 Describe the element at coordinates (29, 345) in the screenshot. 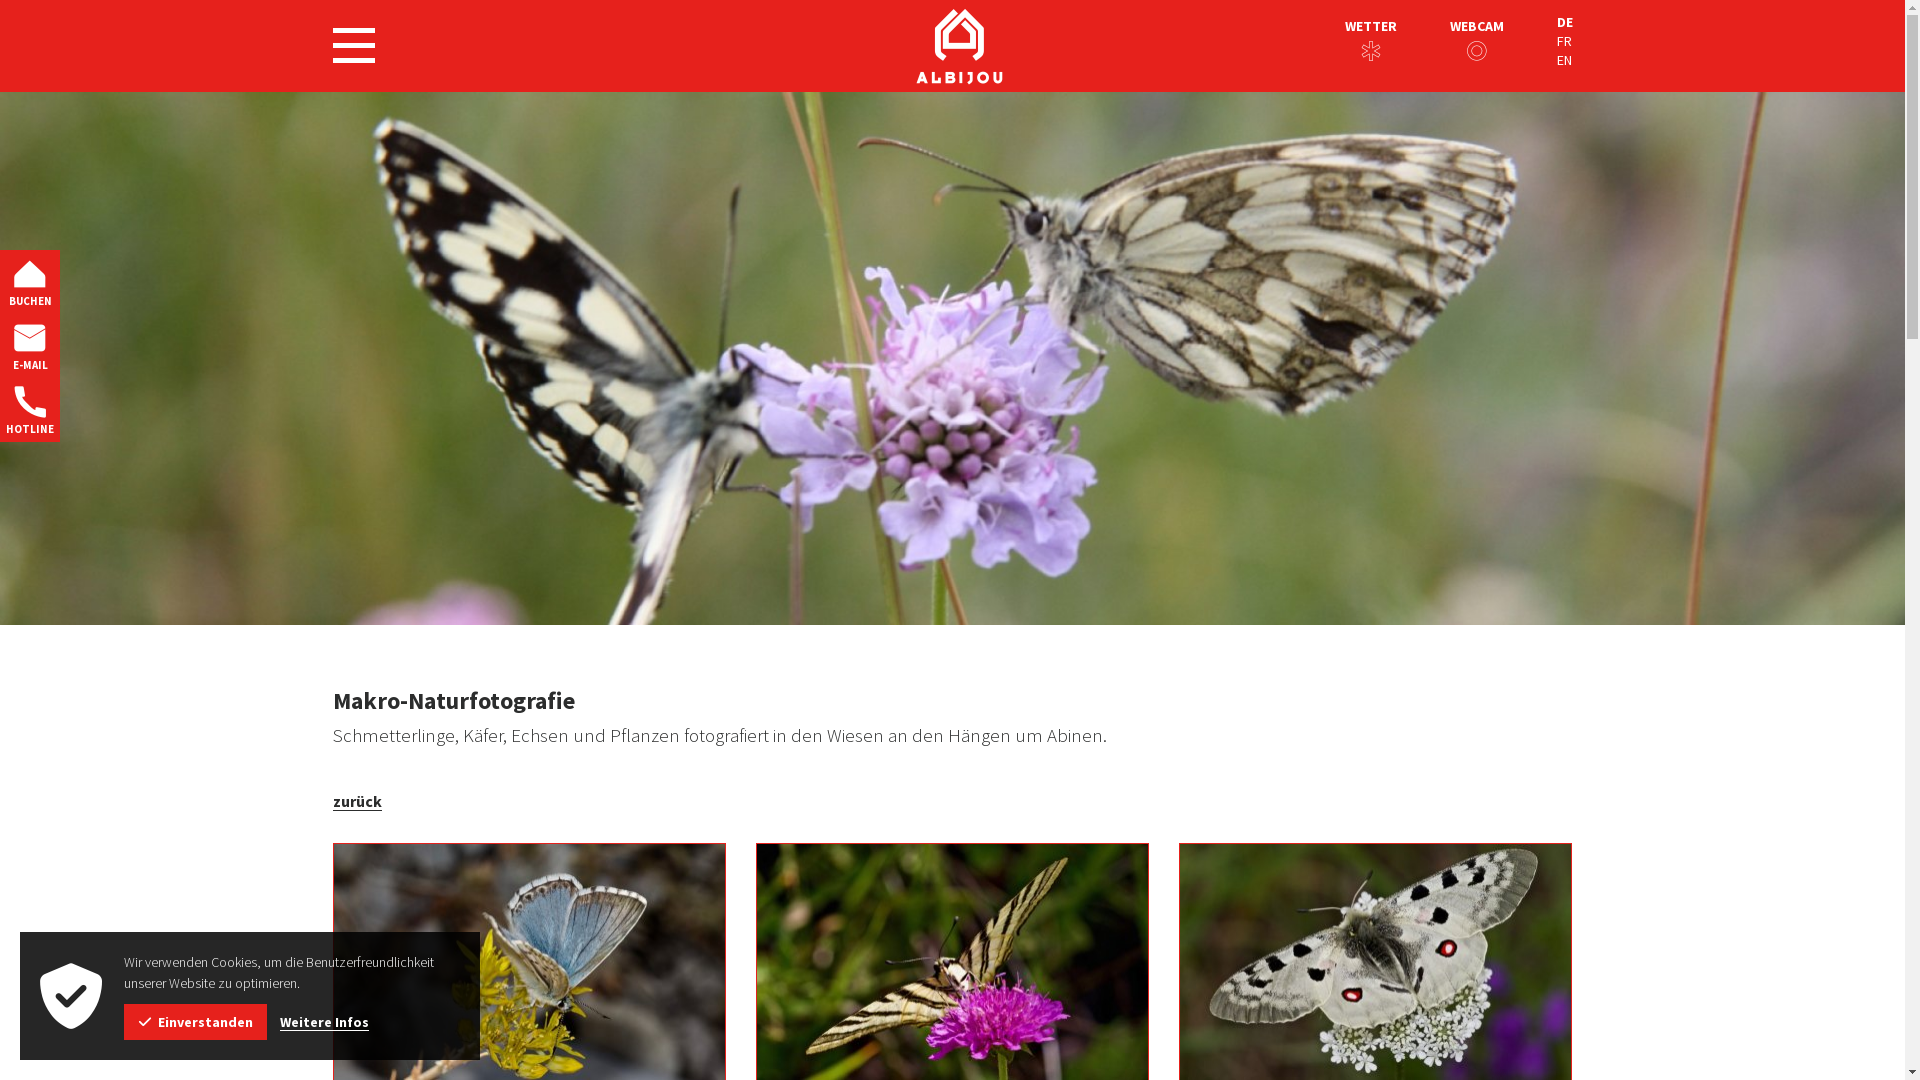

I see `'E-MAIL'` at that location.